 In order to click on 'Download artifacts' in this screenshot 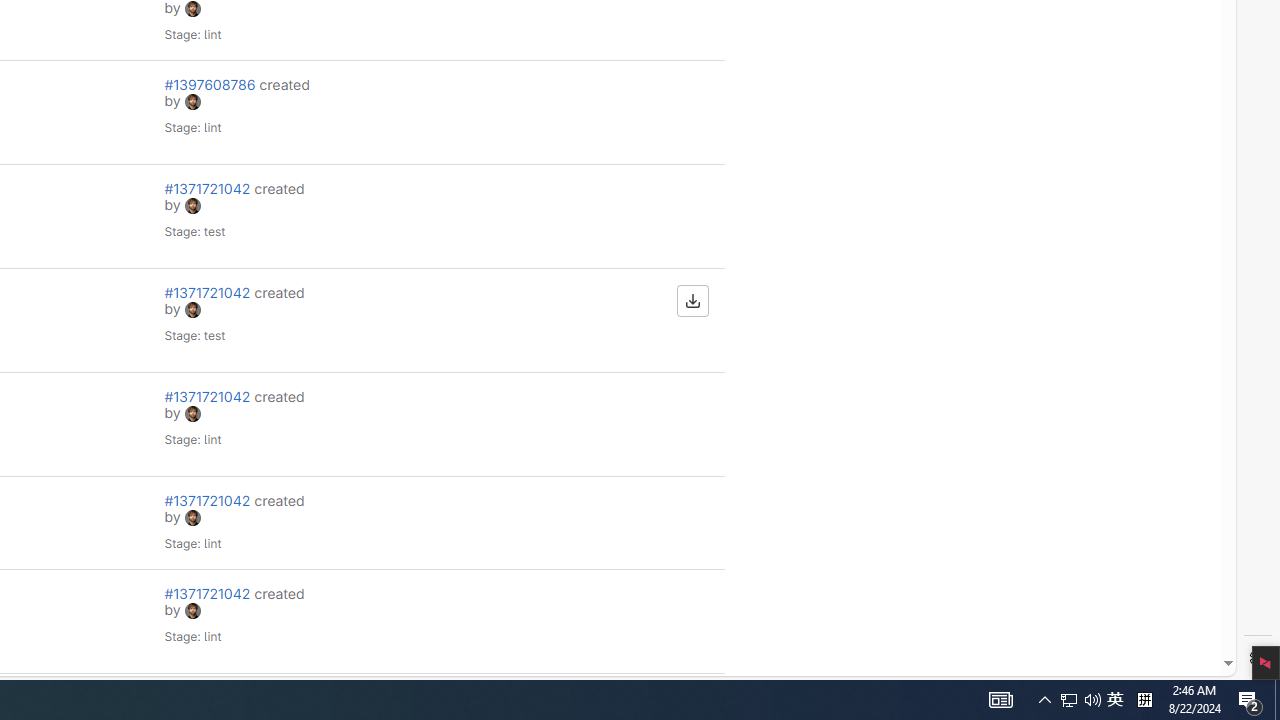, I will do `click(692, 300)`.